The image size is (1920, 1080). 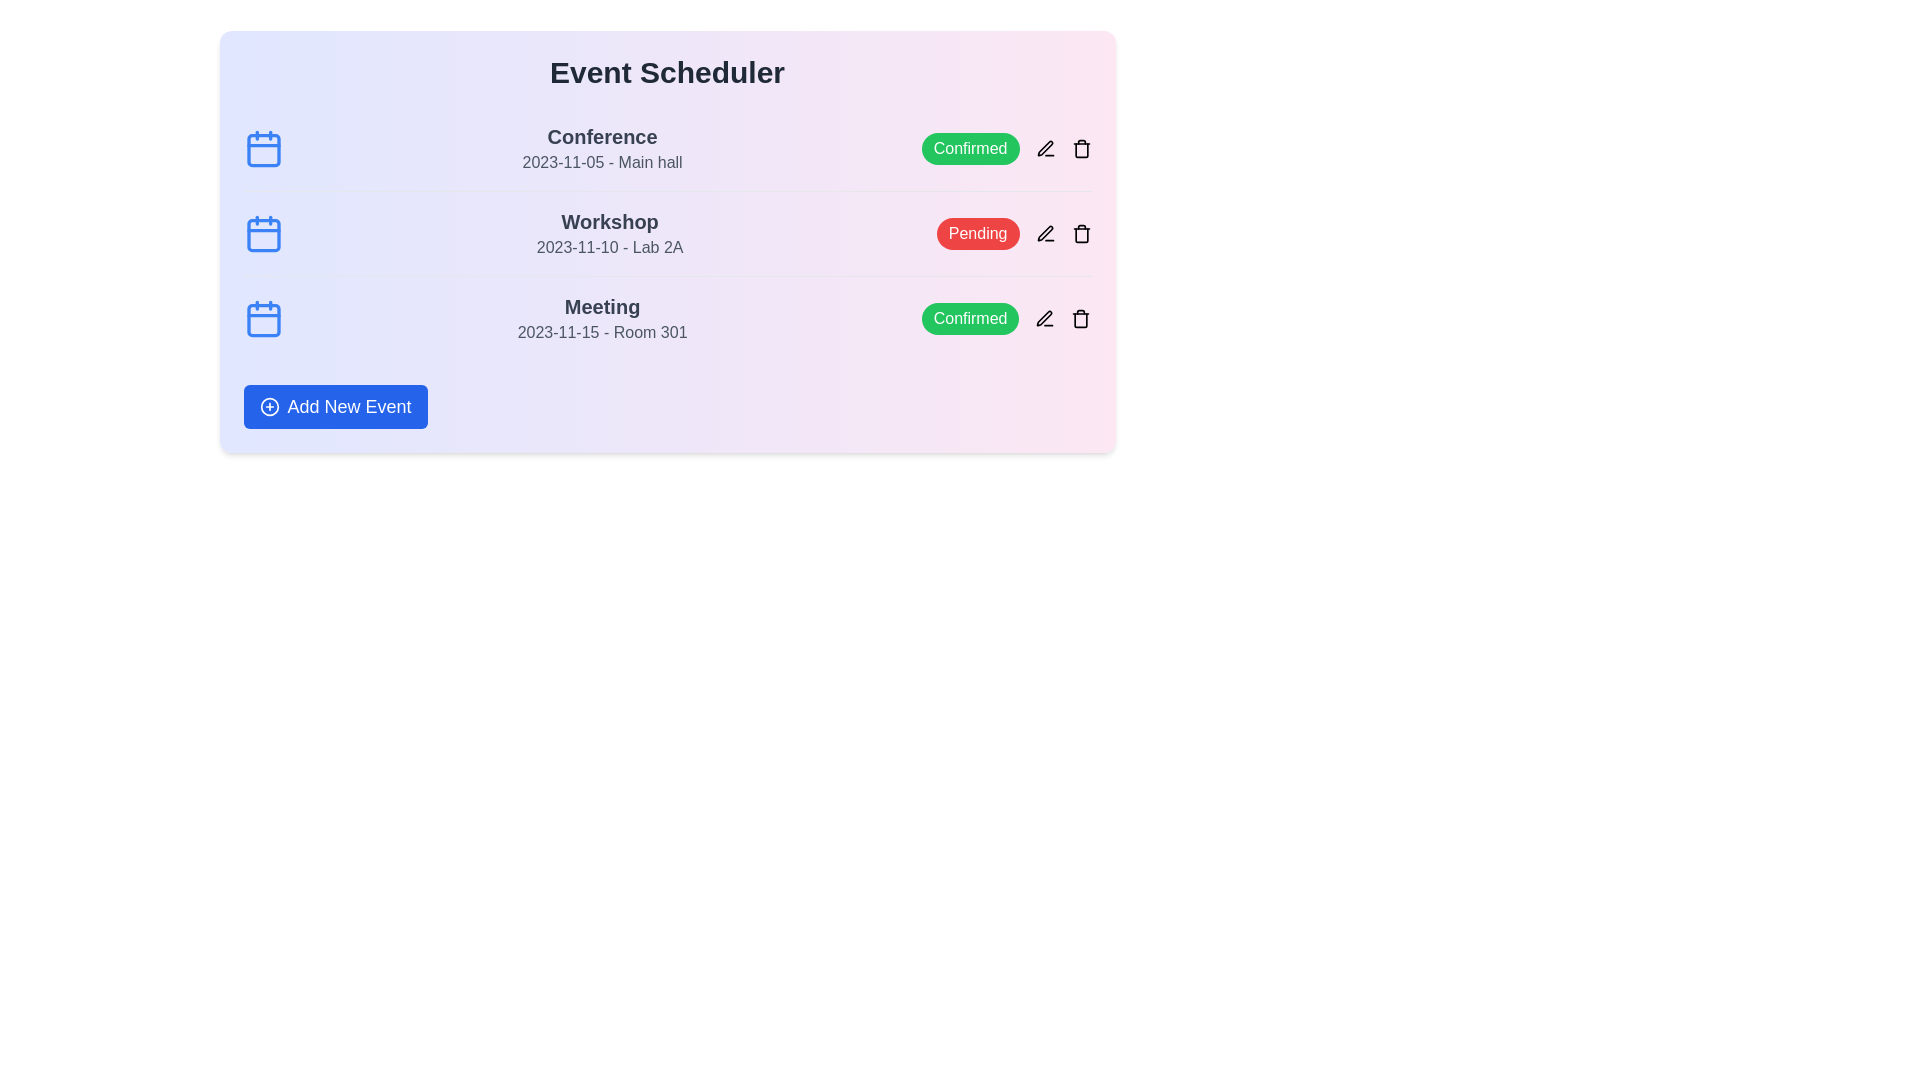 What do you see at coordinates (335, 406) in the screenshot?
I see `the 'Add New Event' button` at bounding box center [335, 406].